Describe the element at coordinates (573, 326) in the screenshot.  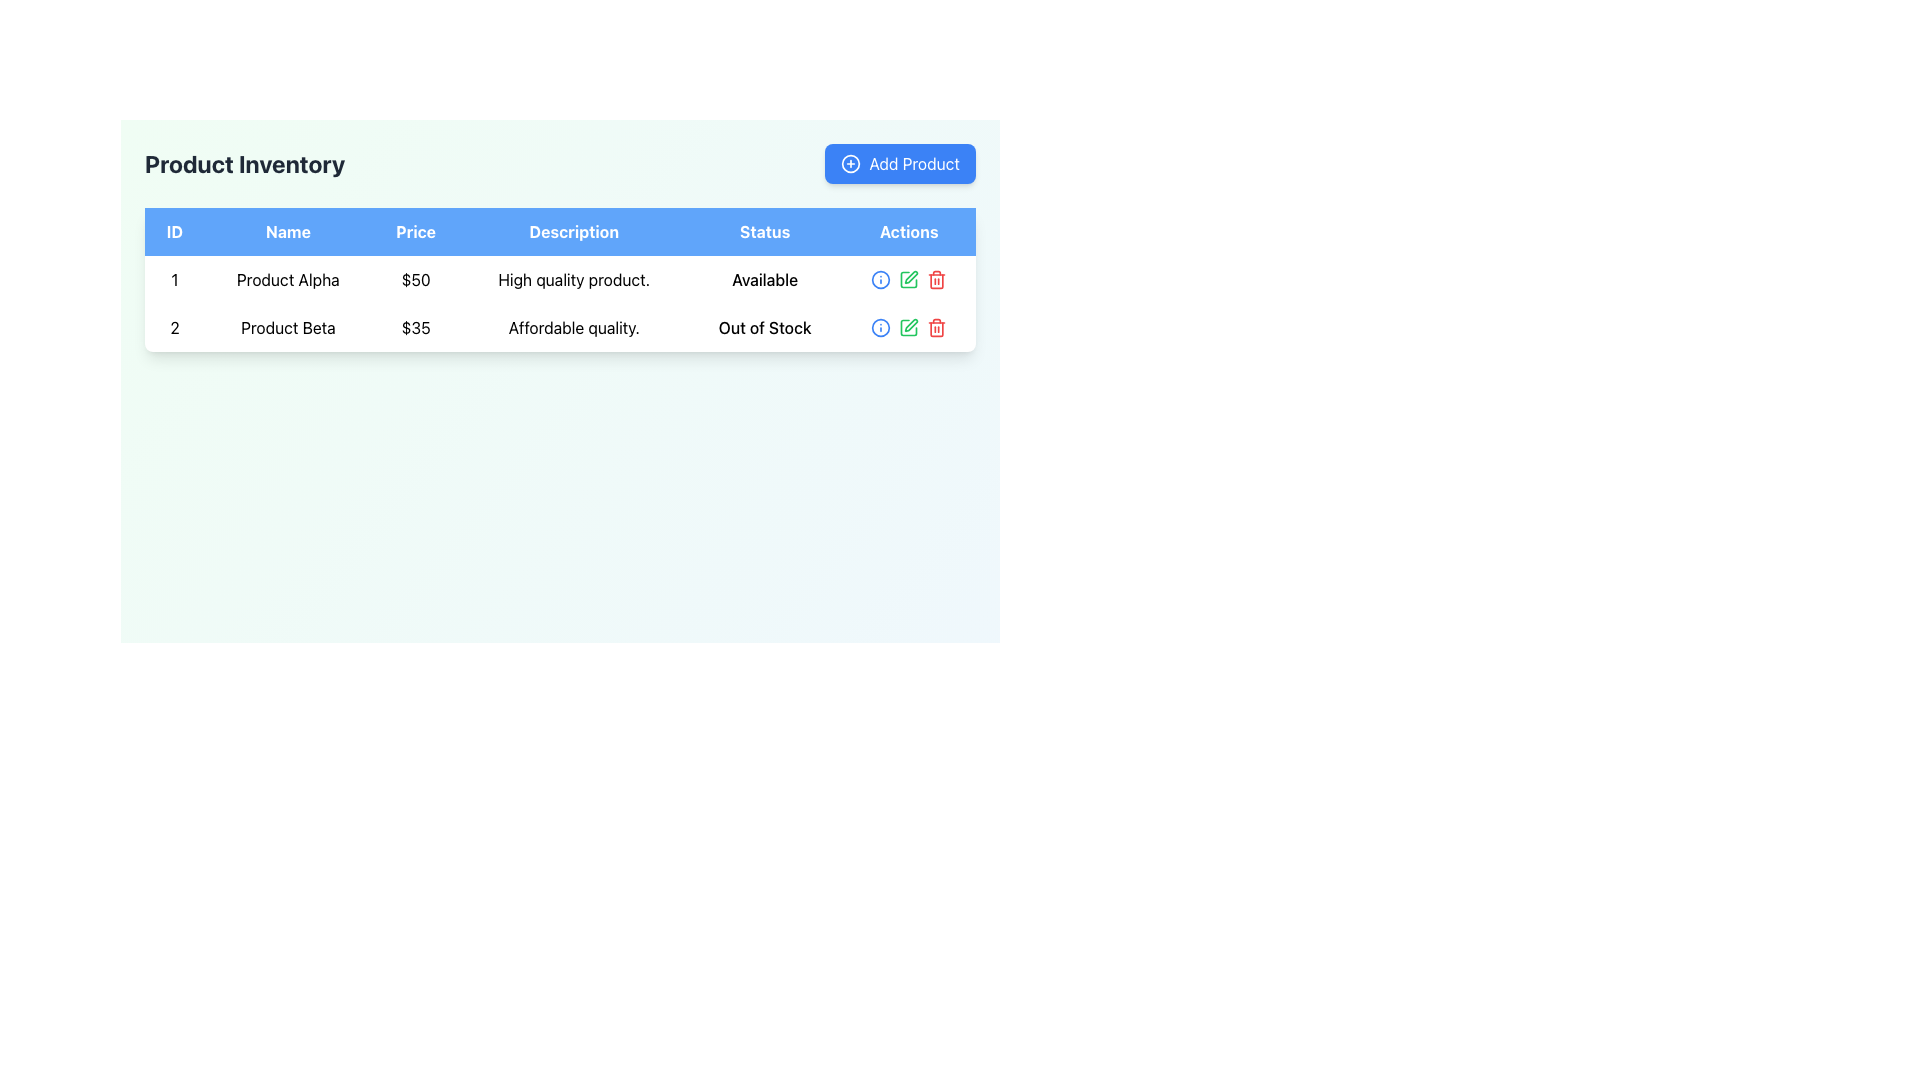
I see `the textual description of 'Product Beta' located in the 'Description' column of the table, which is centrally aligned within its cell` at that location.